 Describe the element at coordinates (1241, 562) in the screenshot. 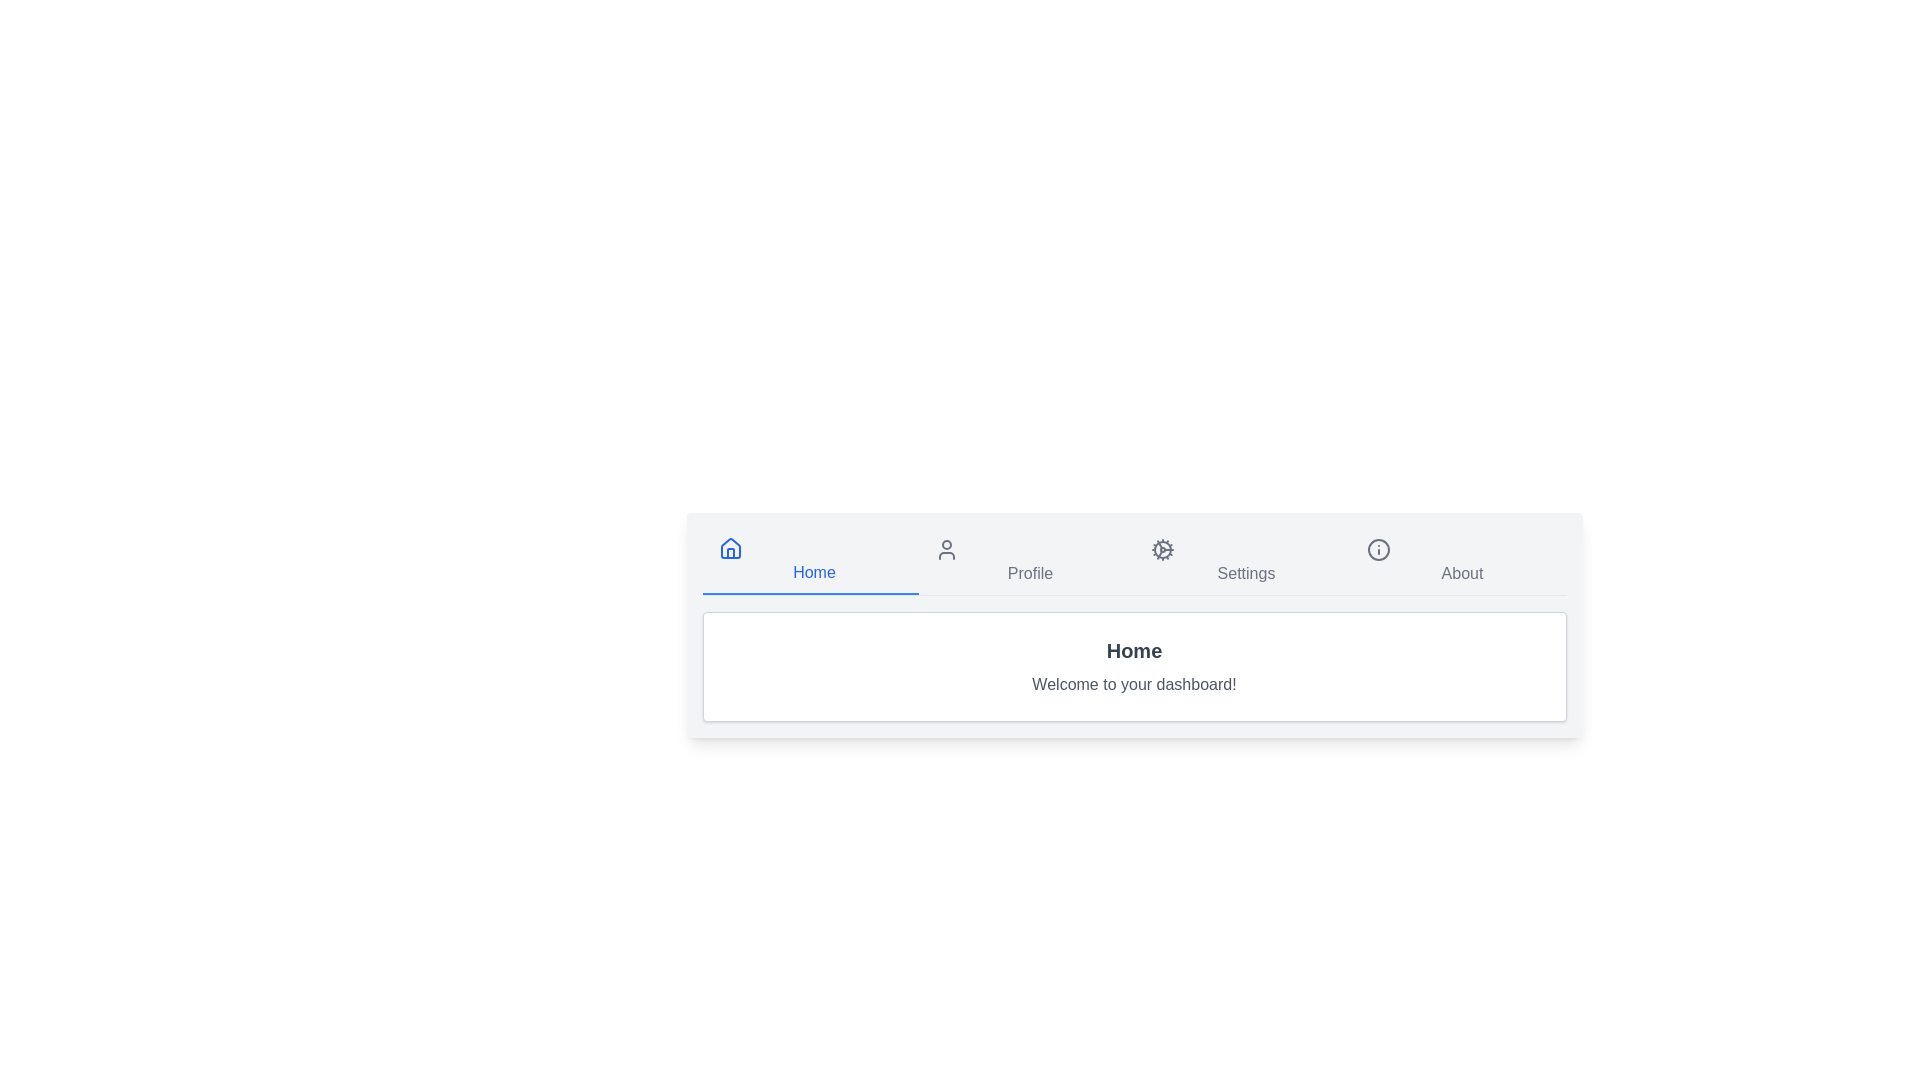

I see `the Settings tab by clicking on its navigation button` at that location.